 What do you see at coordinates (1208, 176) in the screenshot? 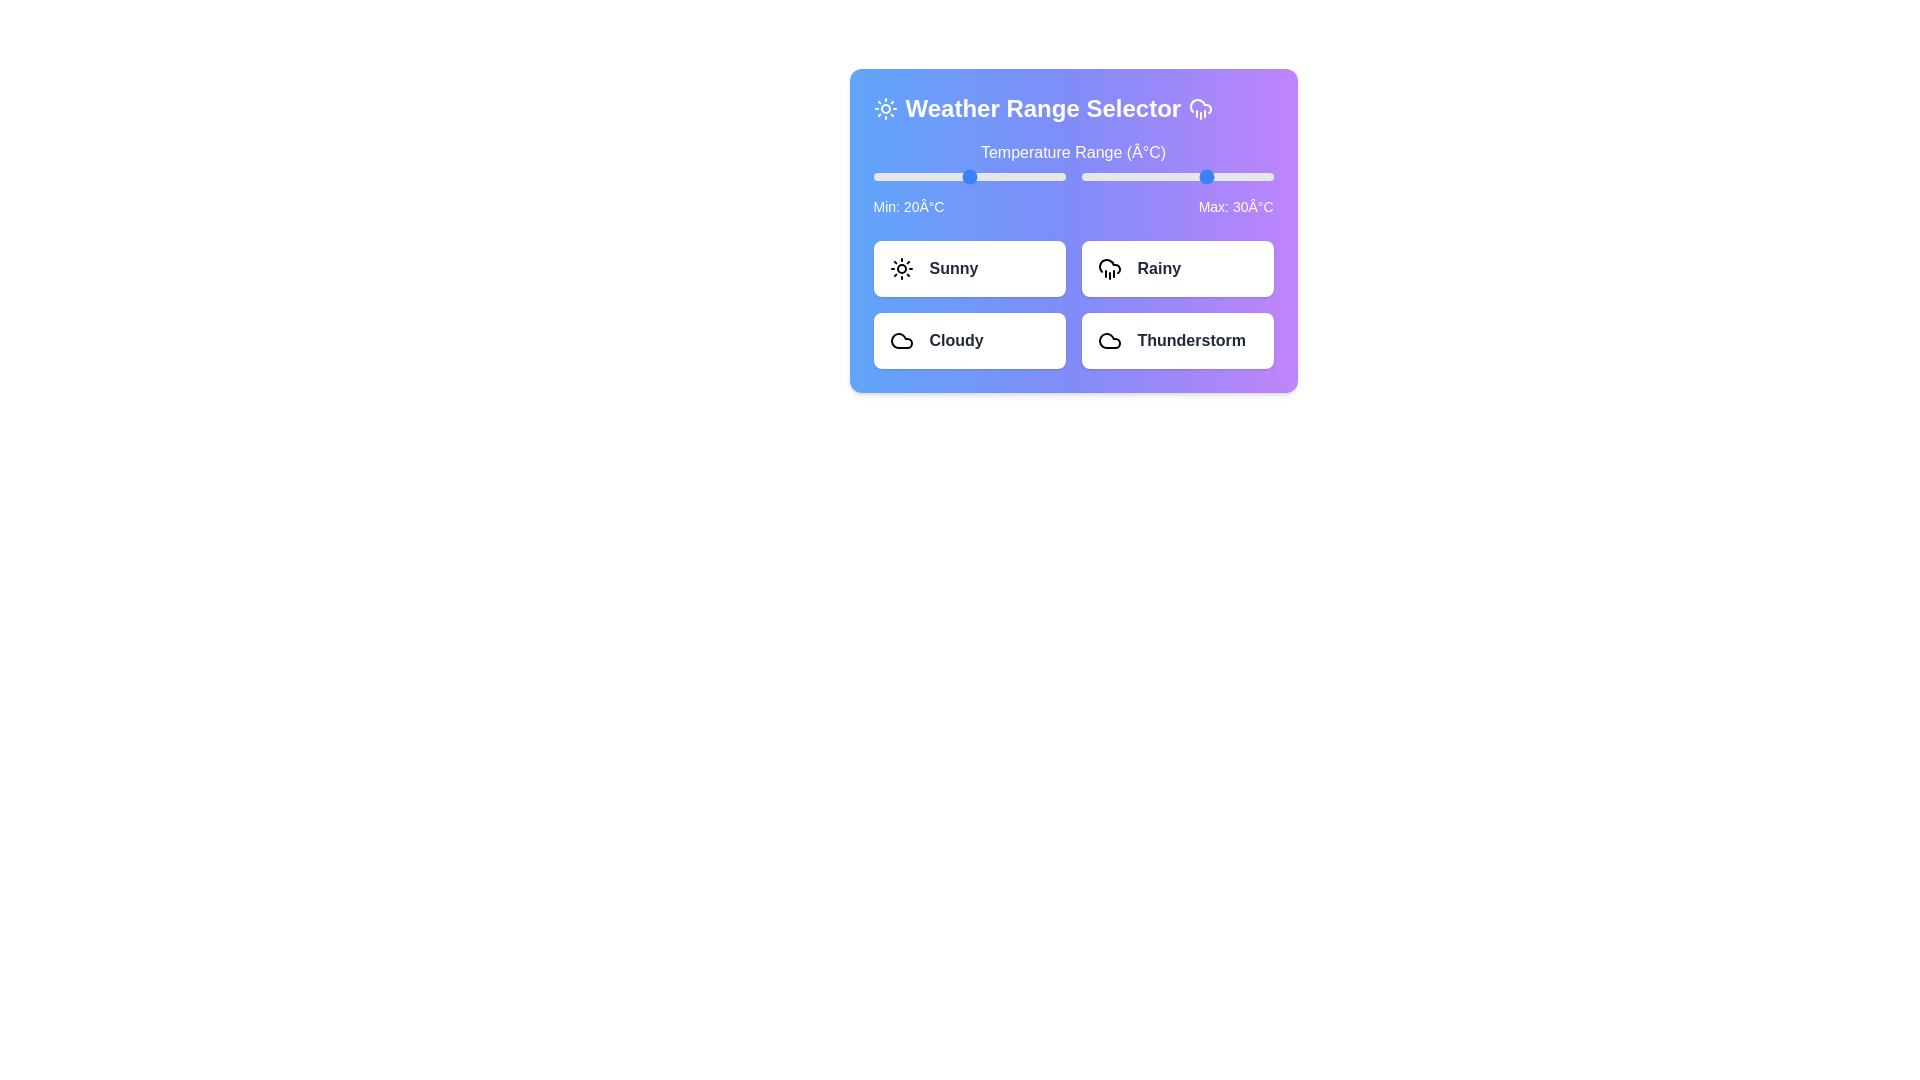
I see `the maximum temperature slider to 30°C` at bounding box center [1208, 176].